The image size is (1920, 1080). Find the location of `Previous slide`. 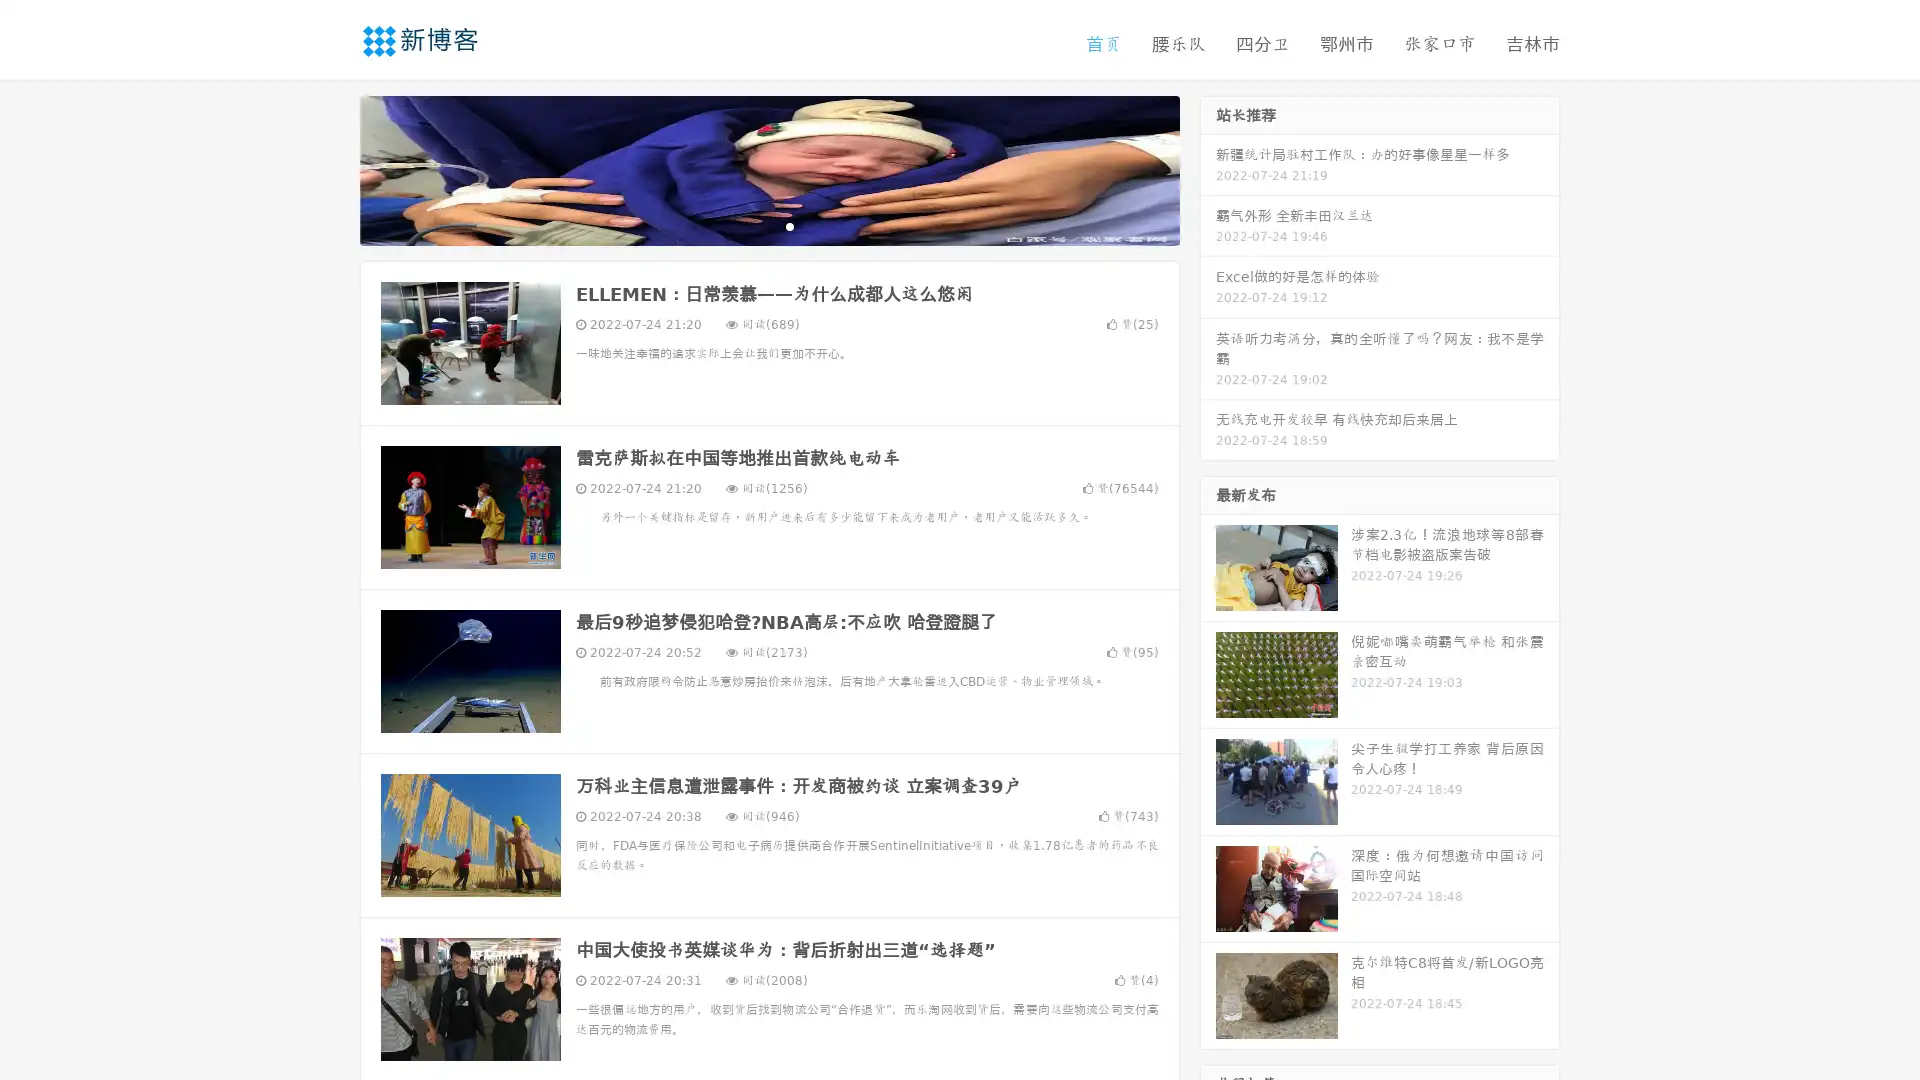

Previous slide is located at coordinates (330, 168).